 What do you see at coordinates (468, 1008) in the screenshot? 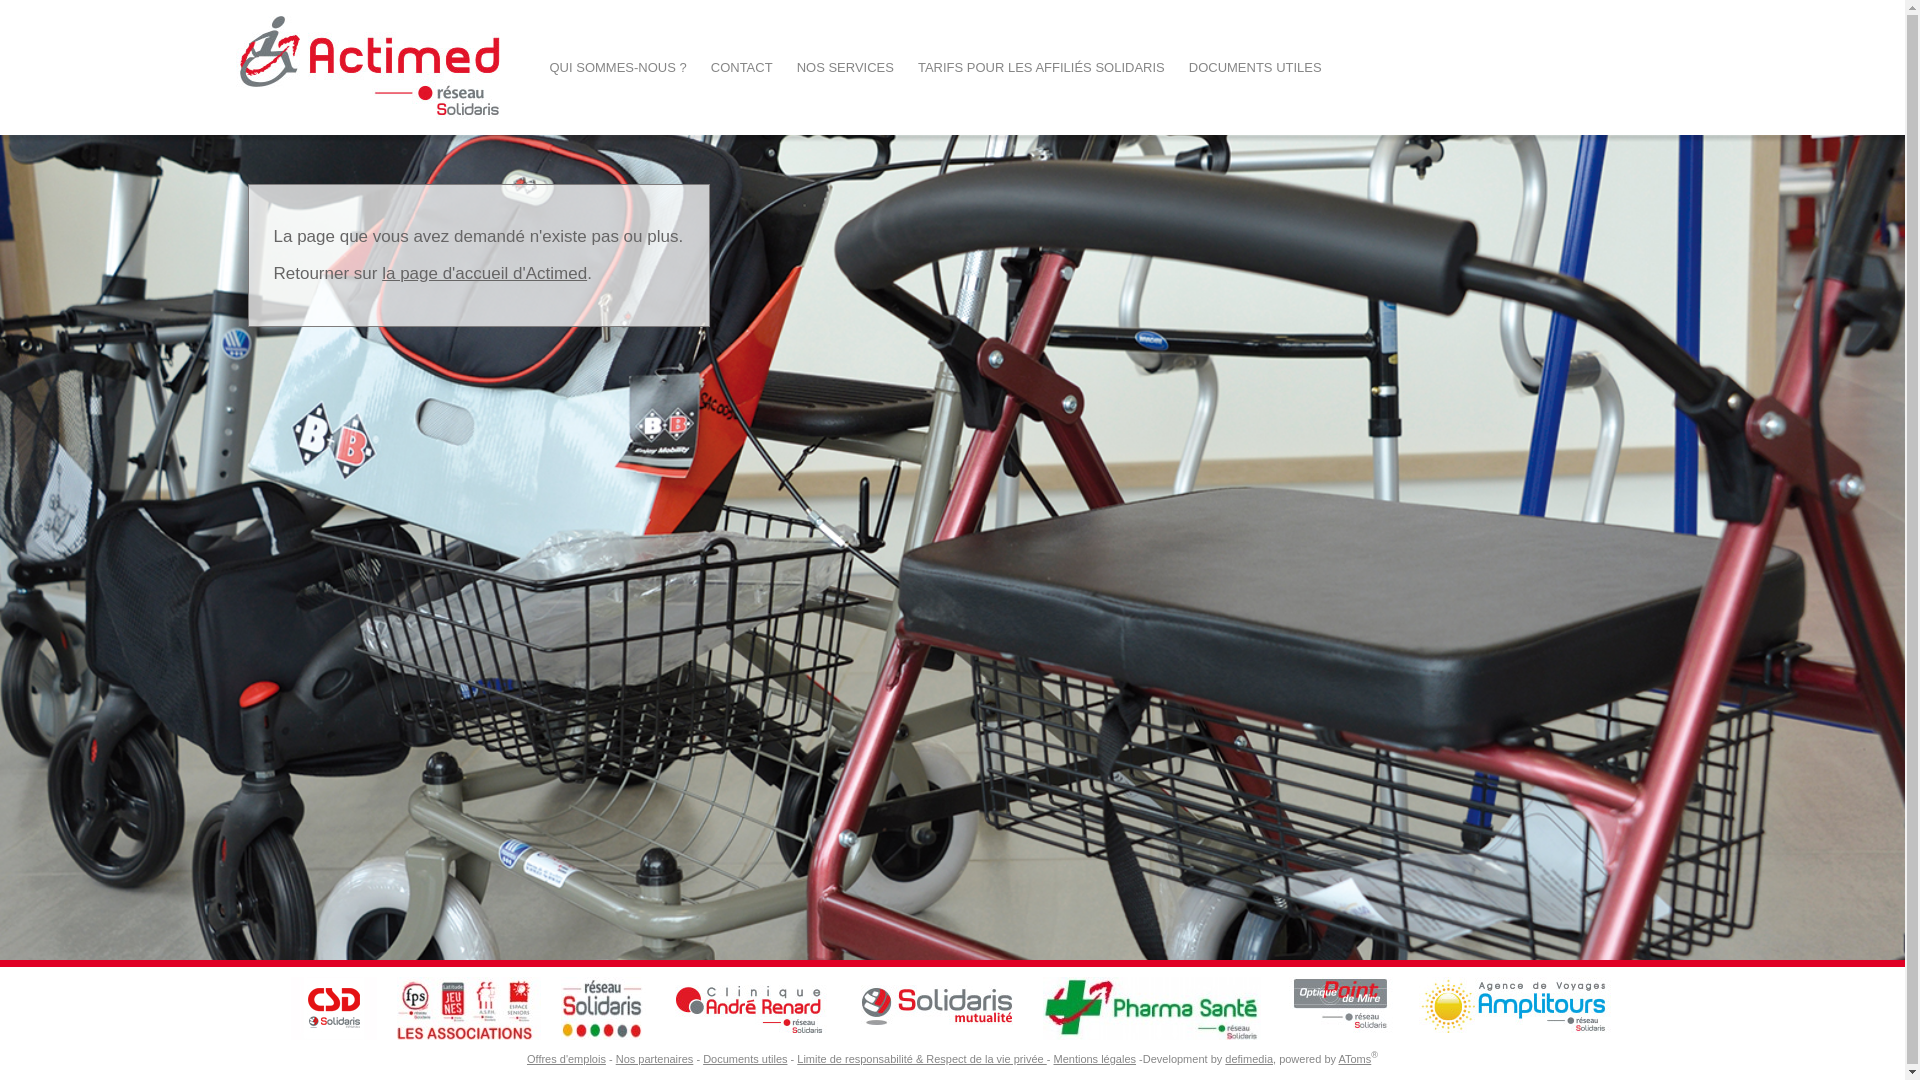
I see `'logo-FPS associations'` at bounding box center [468, 1008].